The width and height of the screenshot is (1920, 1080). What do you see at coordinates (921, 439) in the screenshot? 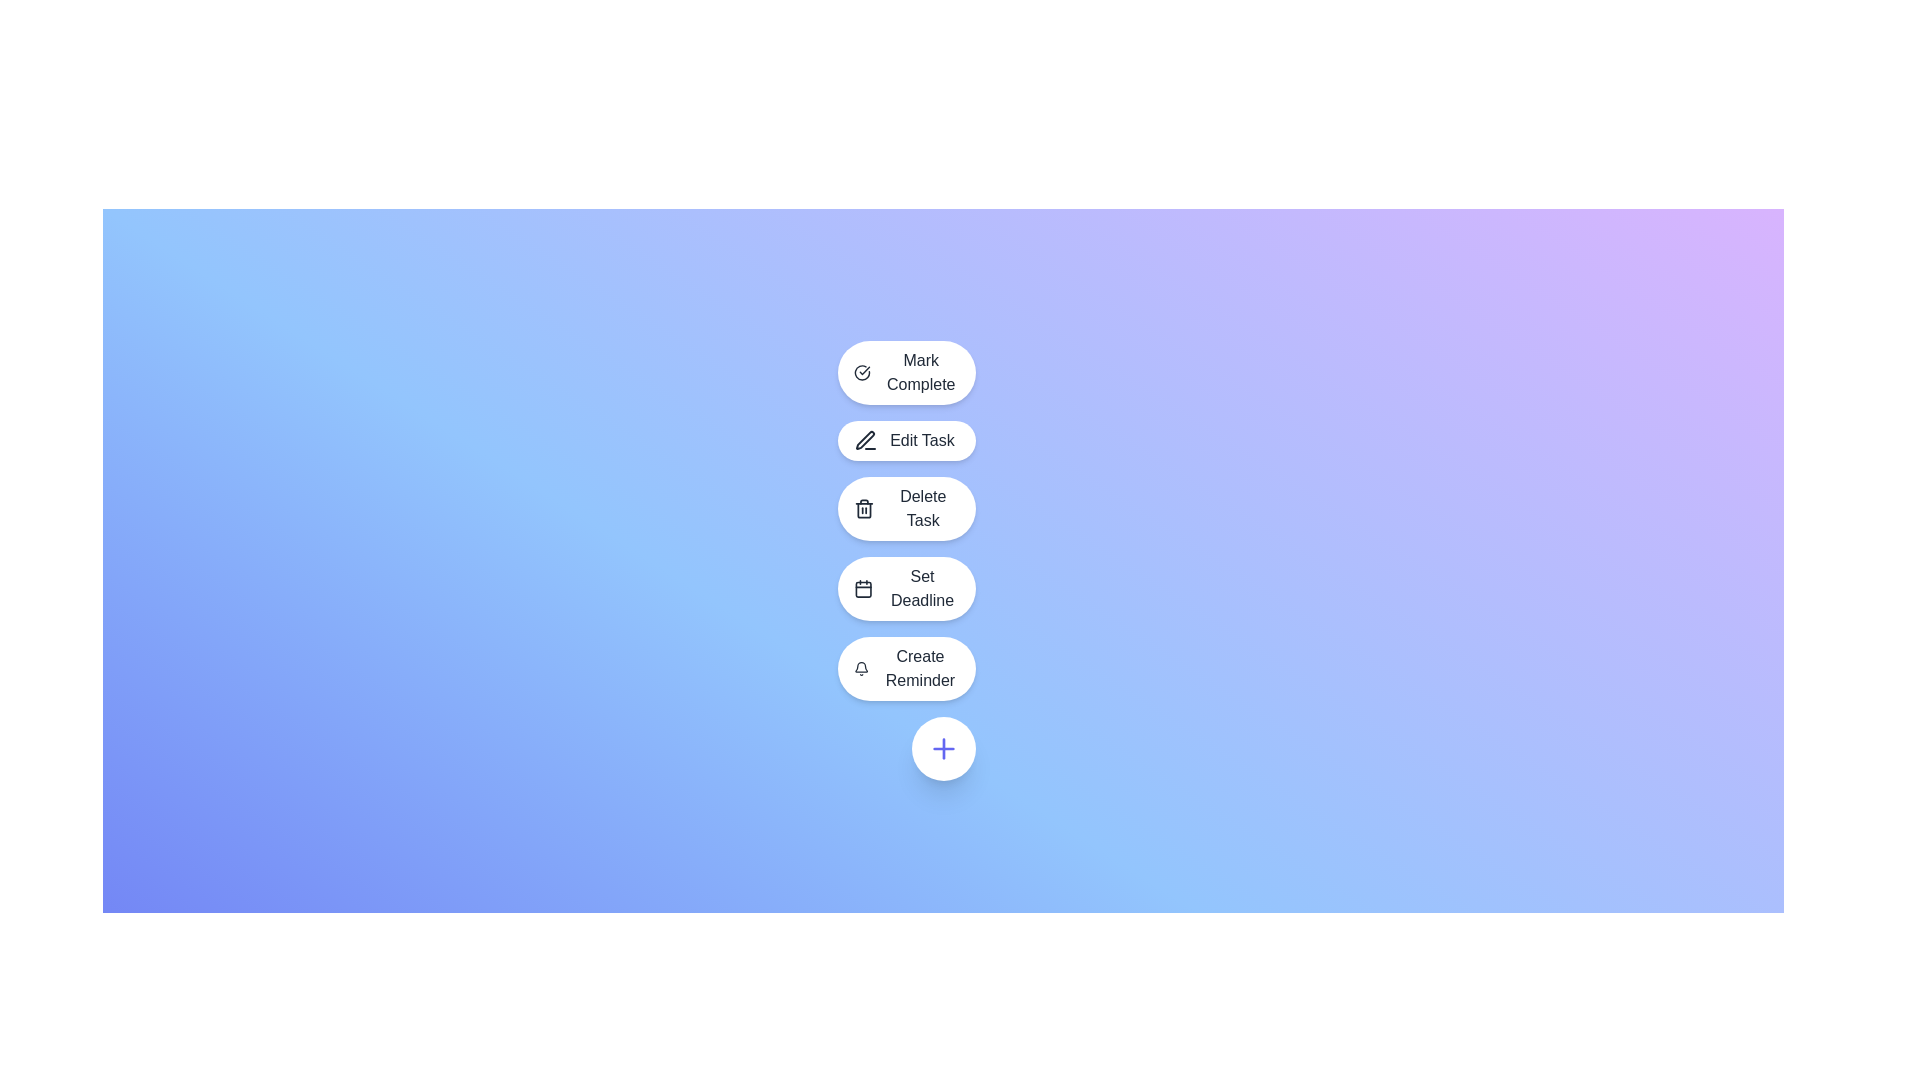
I see `the Text Label that indicates the action for editing a task, which is located within the second interactive button in a vertical options menu` at bounding box center [921, 439].